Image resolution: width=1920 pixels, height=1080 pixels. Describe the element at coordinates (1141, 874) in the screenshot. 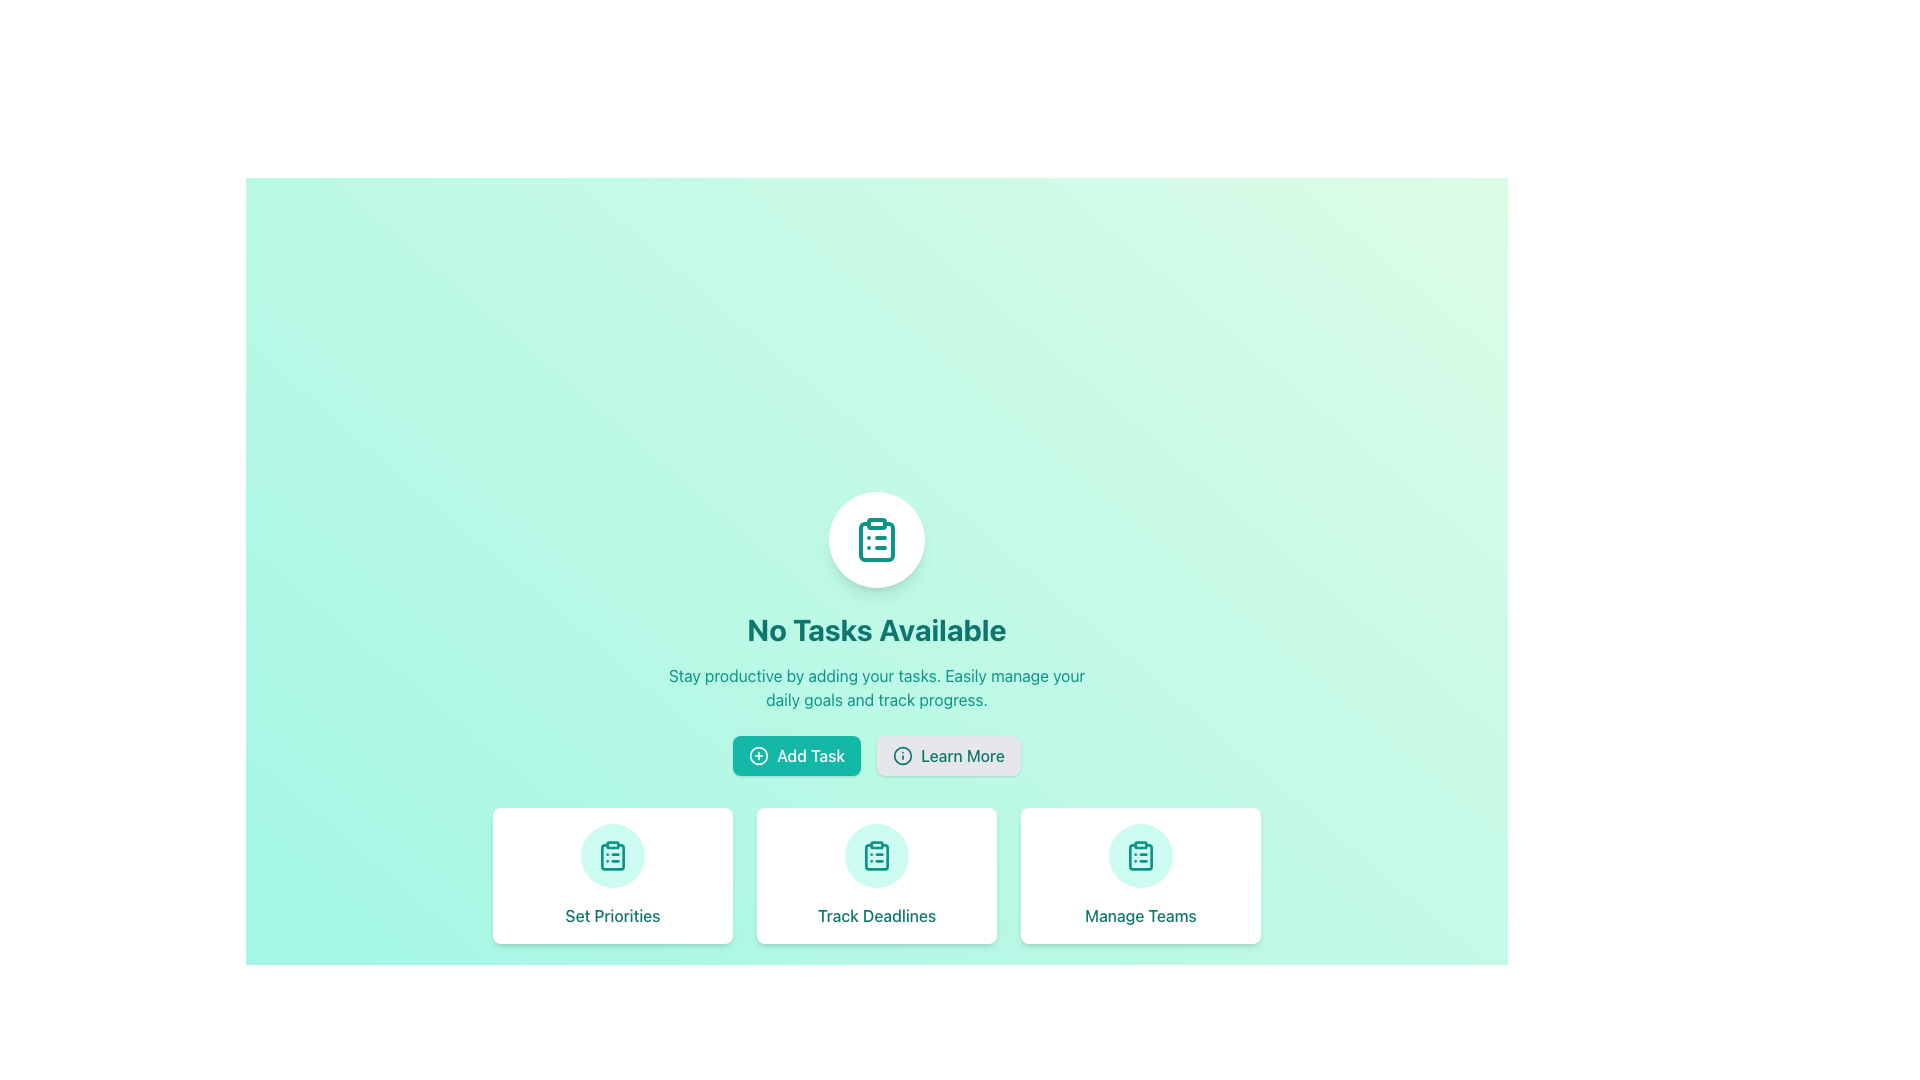

I see `the third card in the grid layout, which serves as a navigational button for managing teams` at that location.